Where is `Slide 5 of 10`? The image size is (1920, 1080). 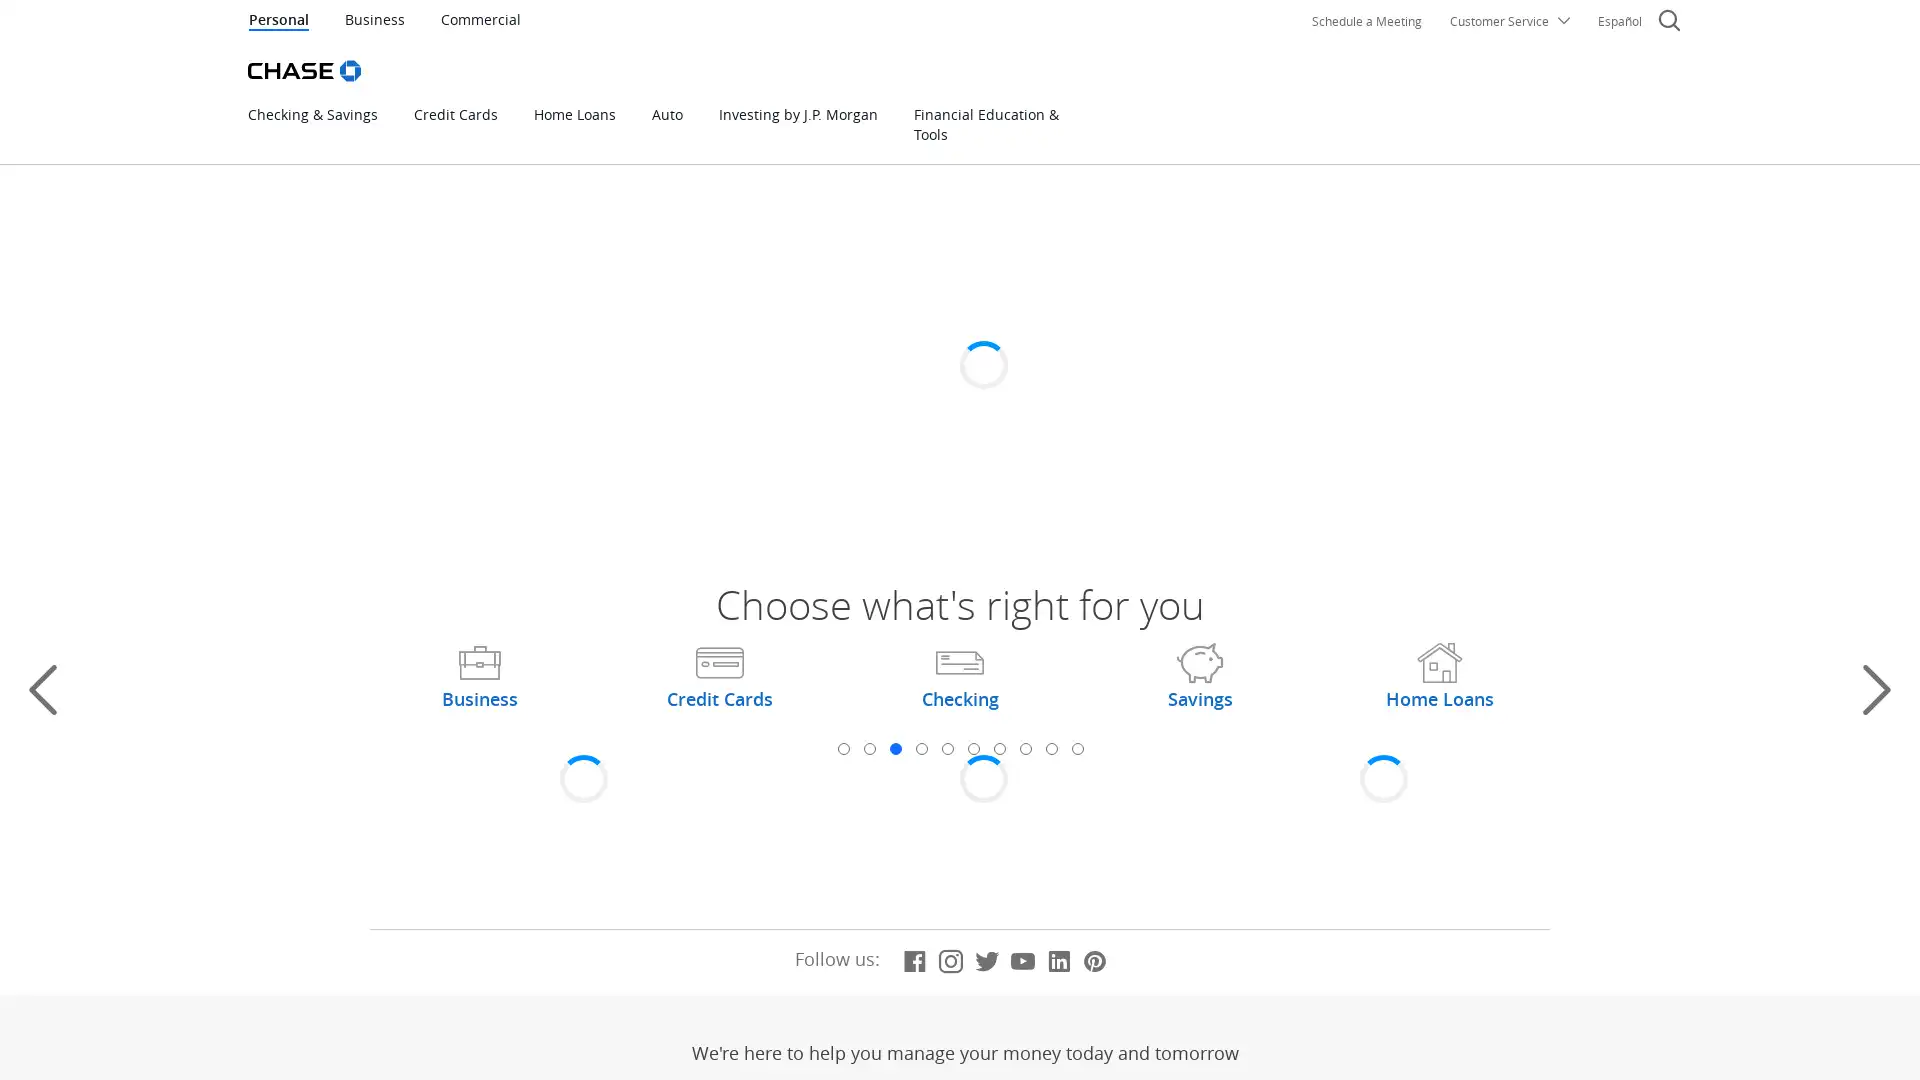 Slide 5 of 10 is located at coordinates (945, 748).